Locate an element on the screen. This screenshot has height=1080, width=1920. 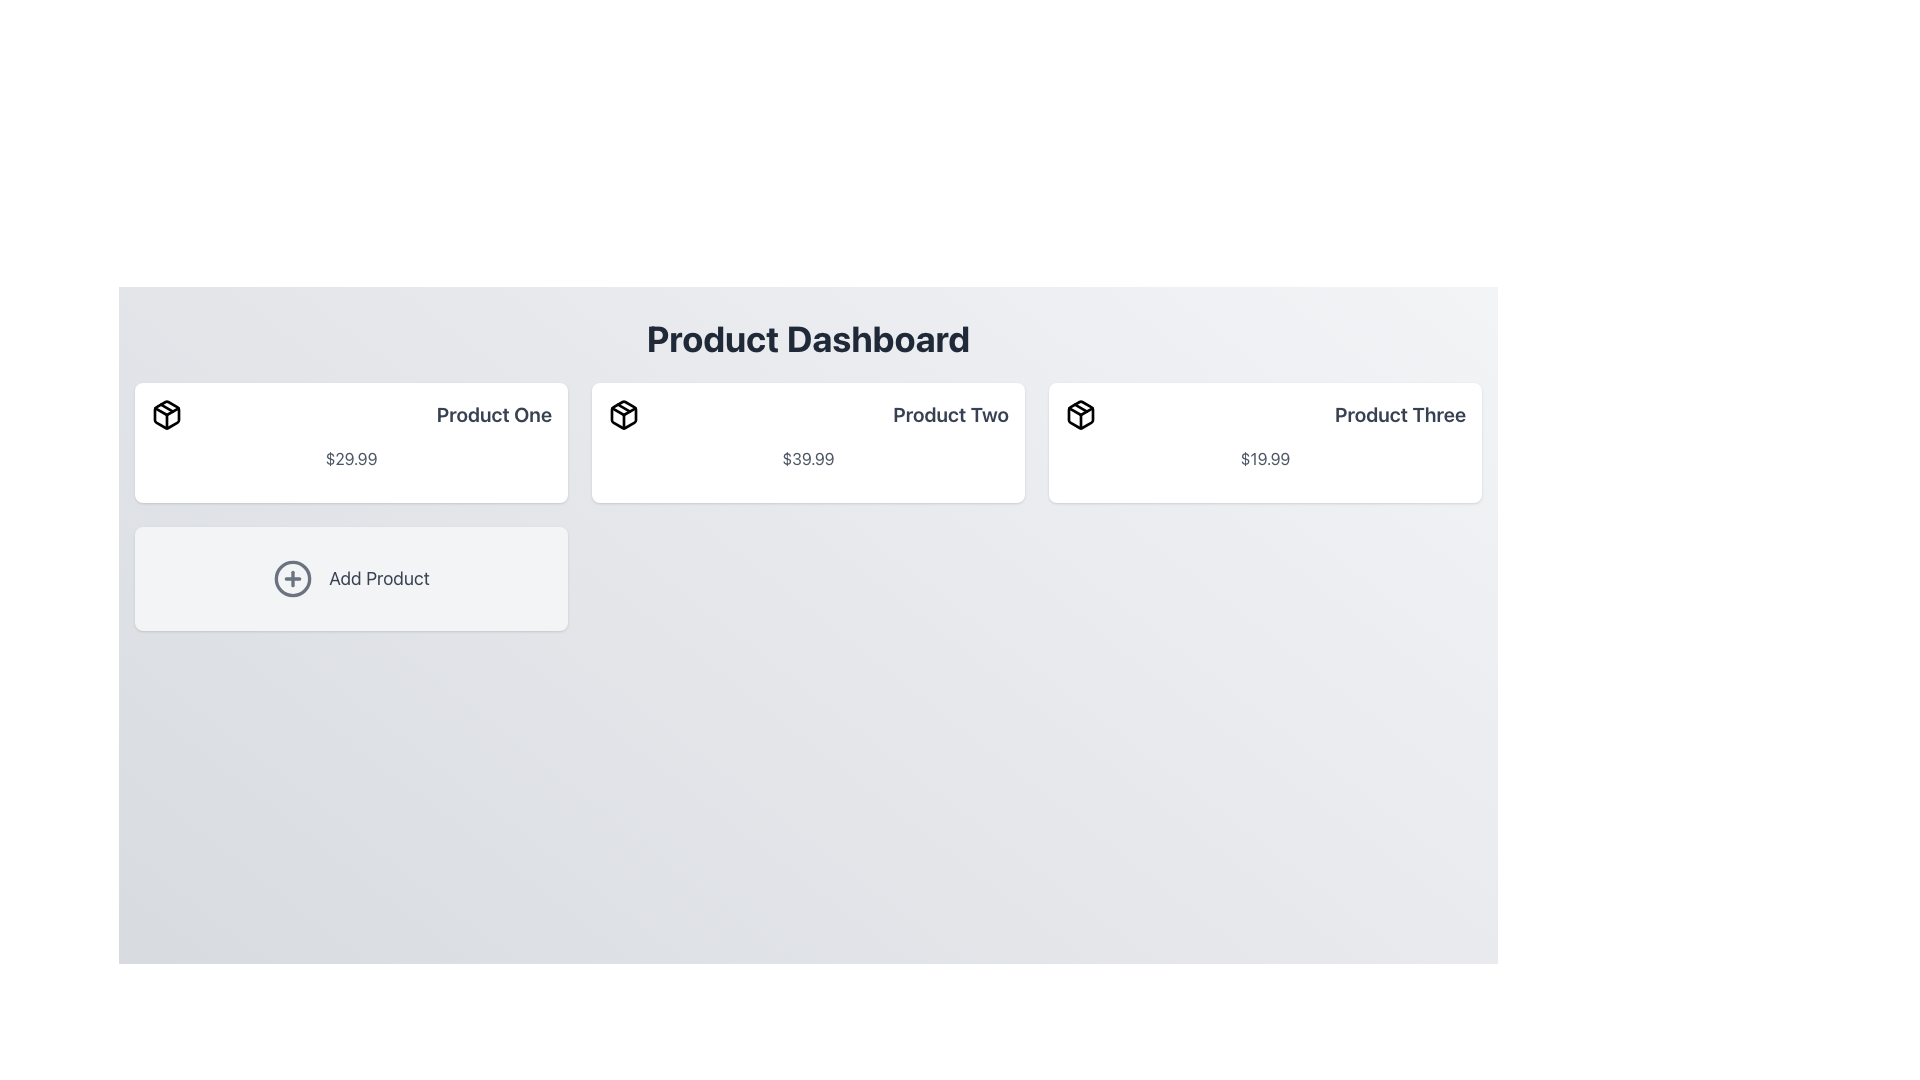
the circular plus button in the 'Add Product' card located at the bottom-left of the main dashboard to trigger tooltips or visual feedback is located at coordinates (292, 578).